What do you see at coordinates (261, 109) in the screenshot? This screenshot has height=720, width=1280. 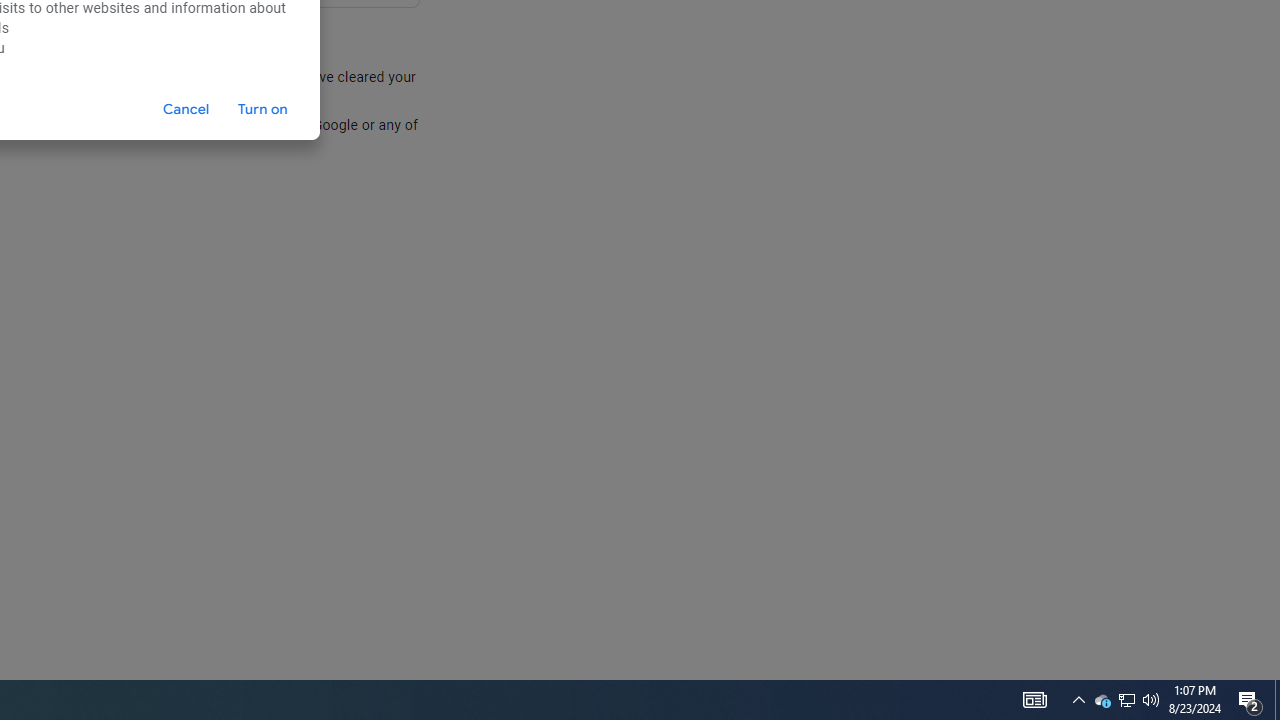 I see `'Turn on'` at bounding box center [261, 109].